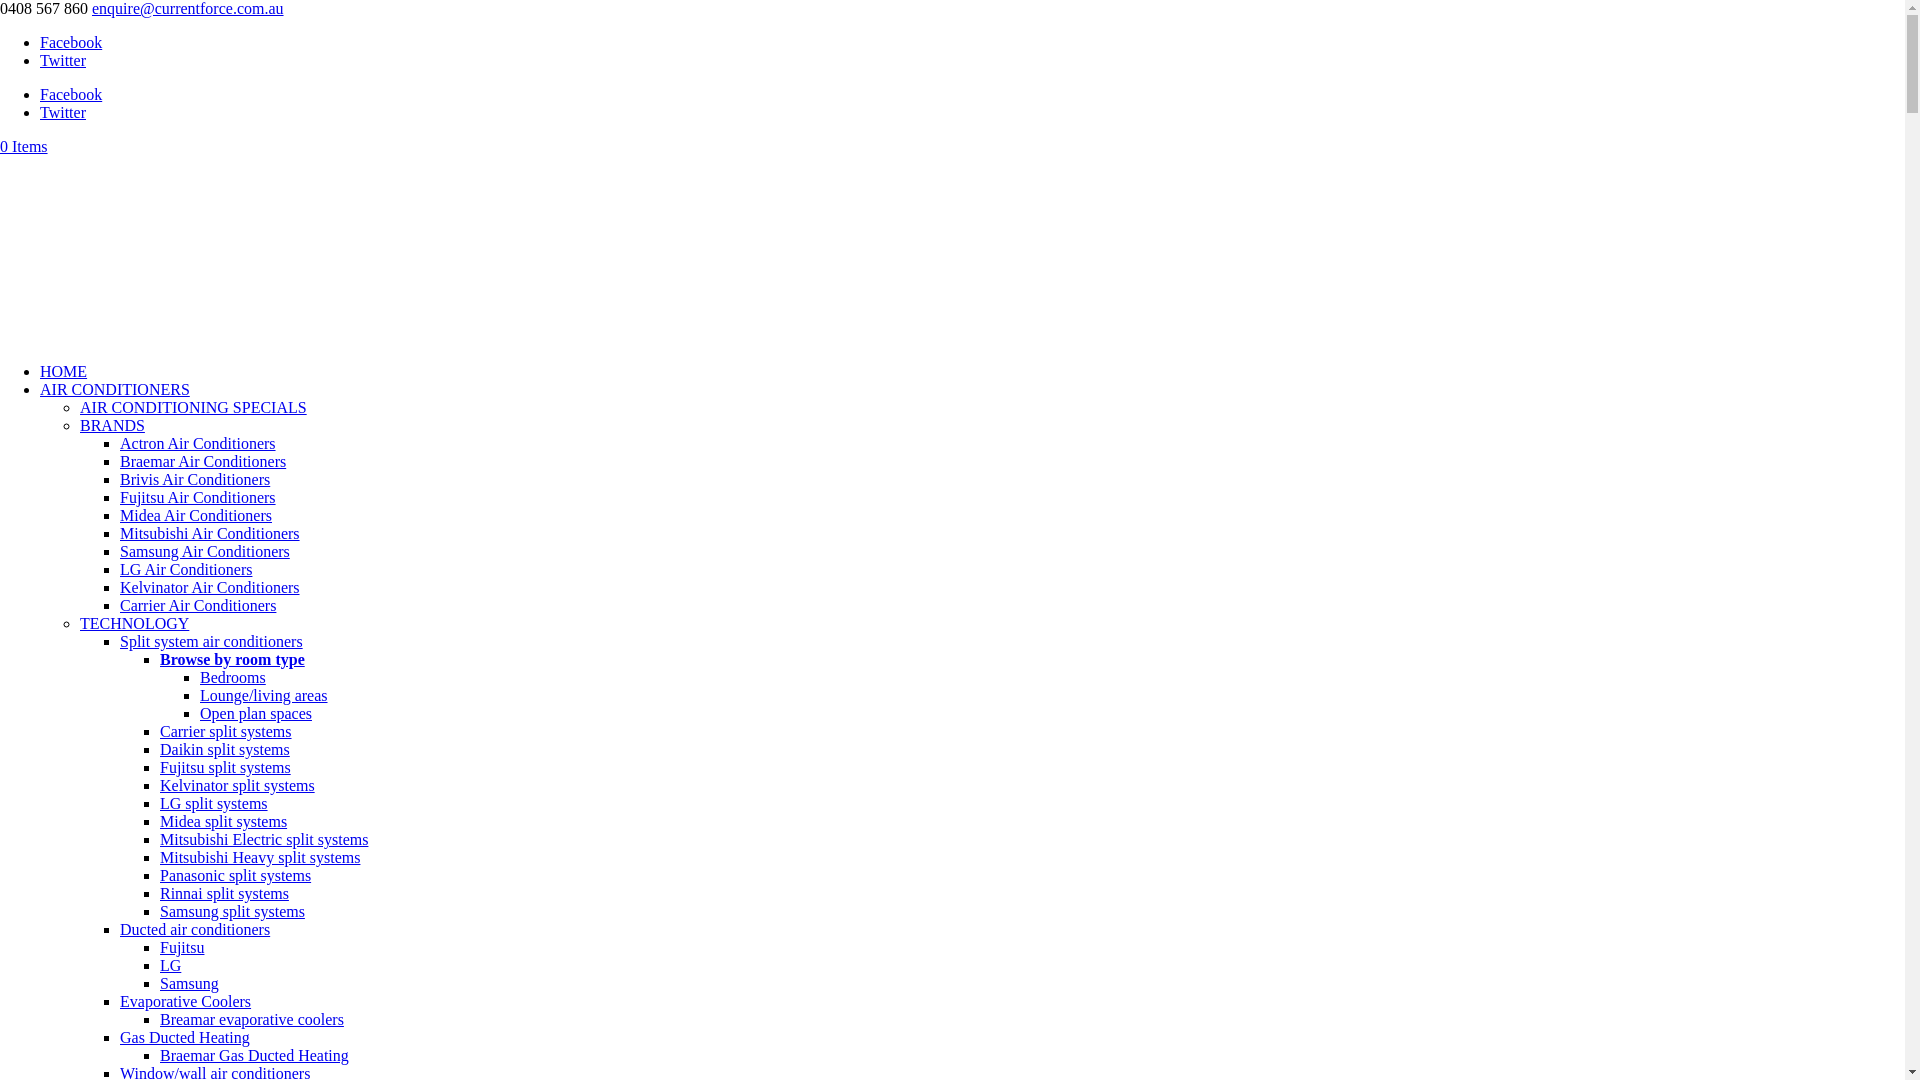 The width and height of the screenshot is (1920, 1080). I want to click on 'Gas Ducted Heating', so click(185, 1036).